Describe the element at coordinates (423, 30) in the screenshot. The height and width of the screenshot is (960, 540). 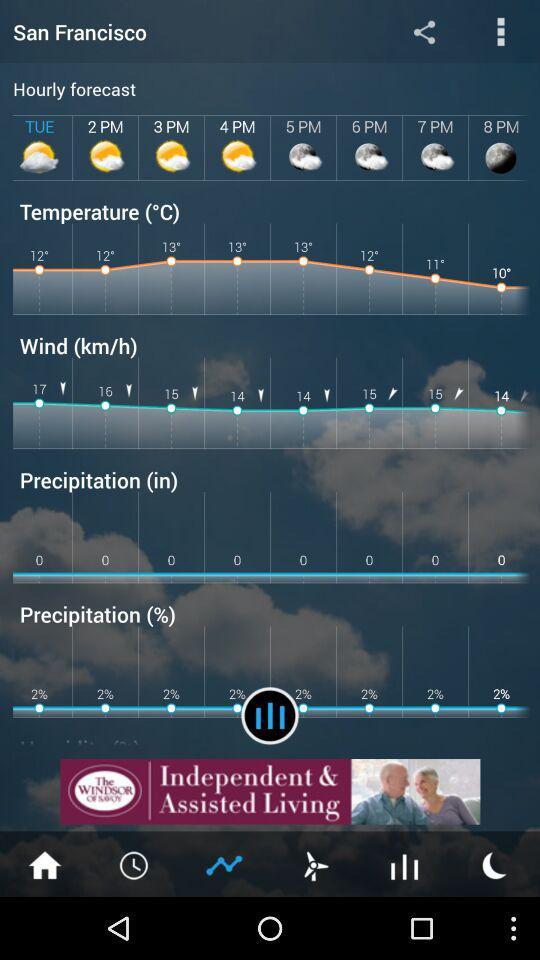
I see `share option` at that location.